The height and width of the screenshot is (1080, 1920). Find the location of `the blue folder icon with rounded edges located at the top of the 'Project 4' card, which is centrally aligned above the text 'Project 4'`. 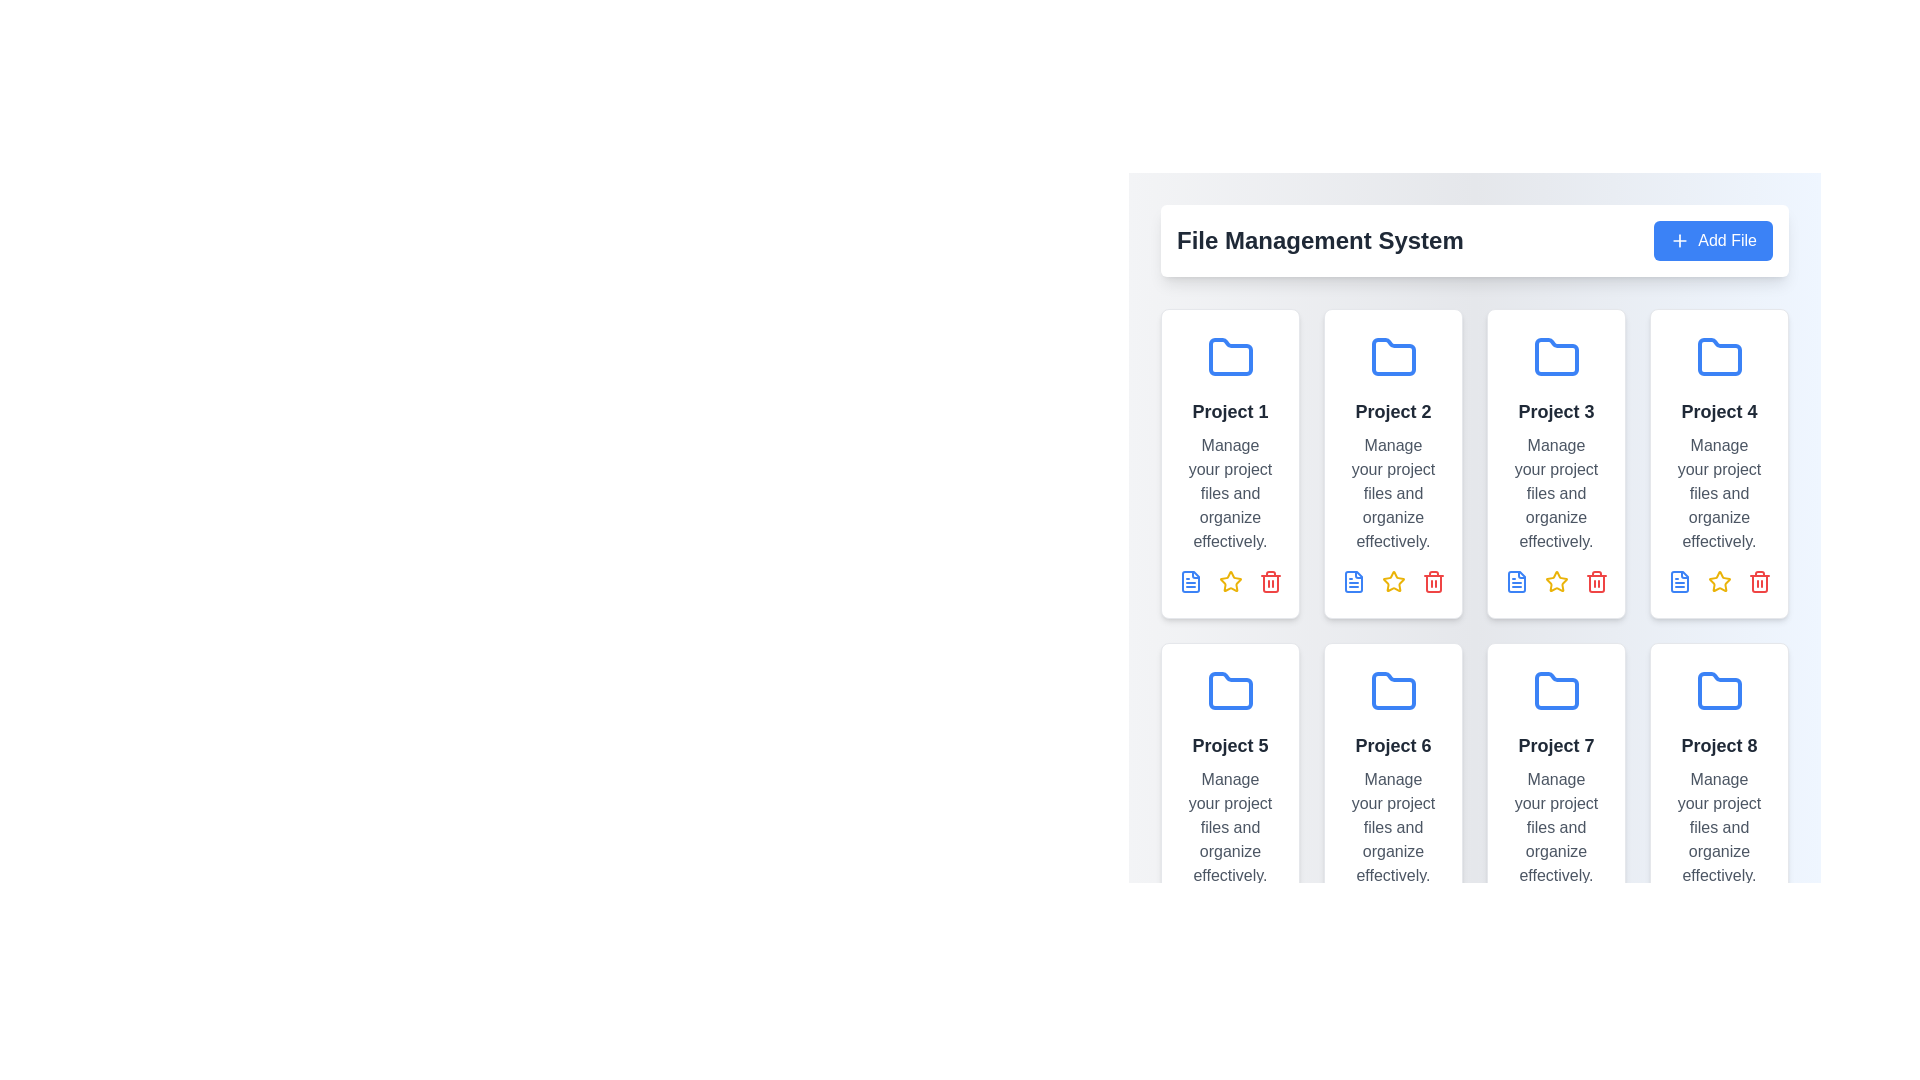

the blue folder icon with rounded edges located at the top of the 'Project 4' card, which is centrally aligned above the text 'Project 4' is located at coordinates (1718, 357).